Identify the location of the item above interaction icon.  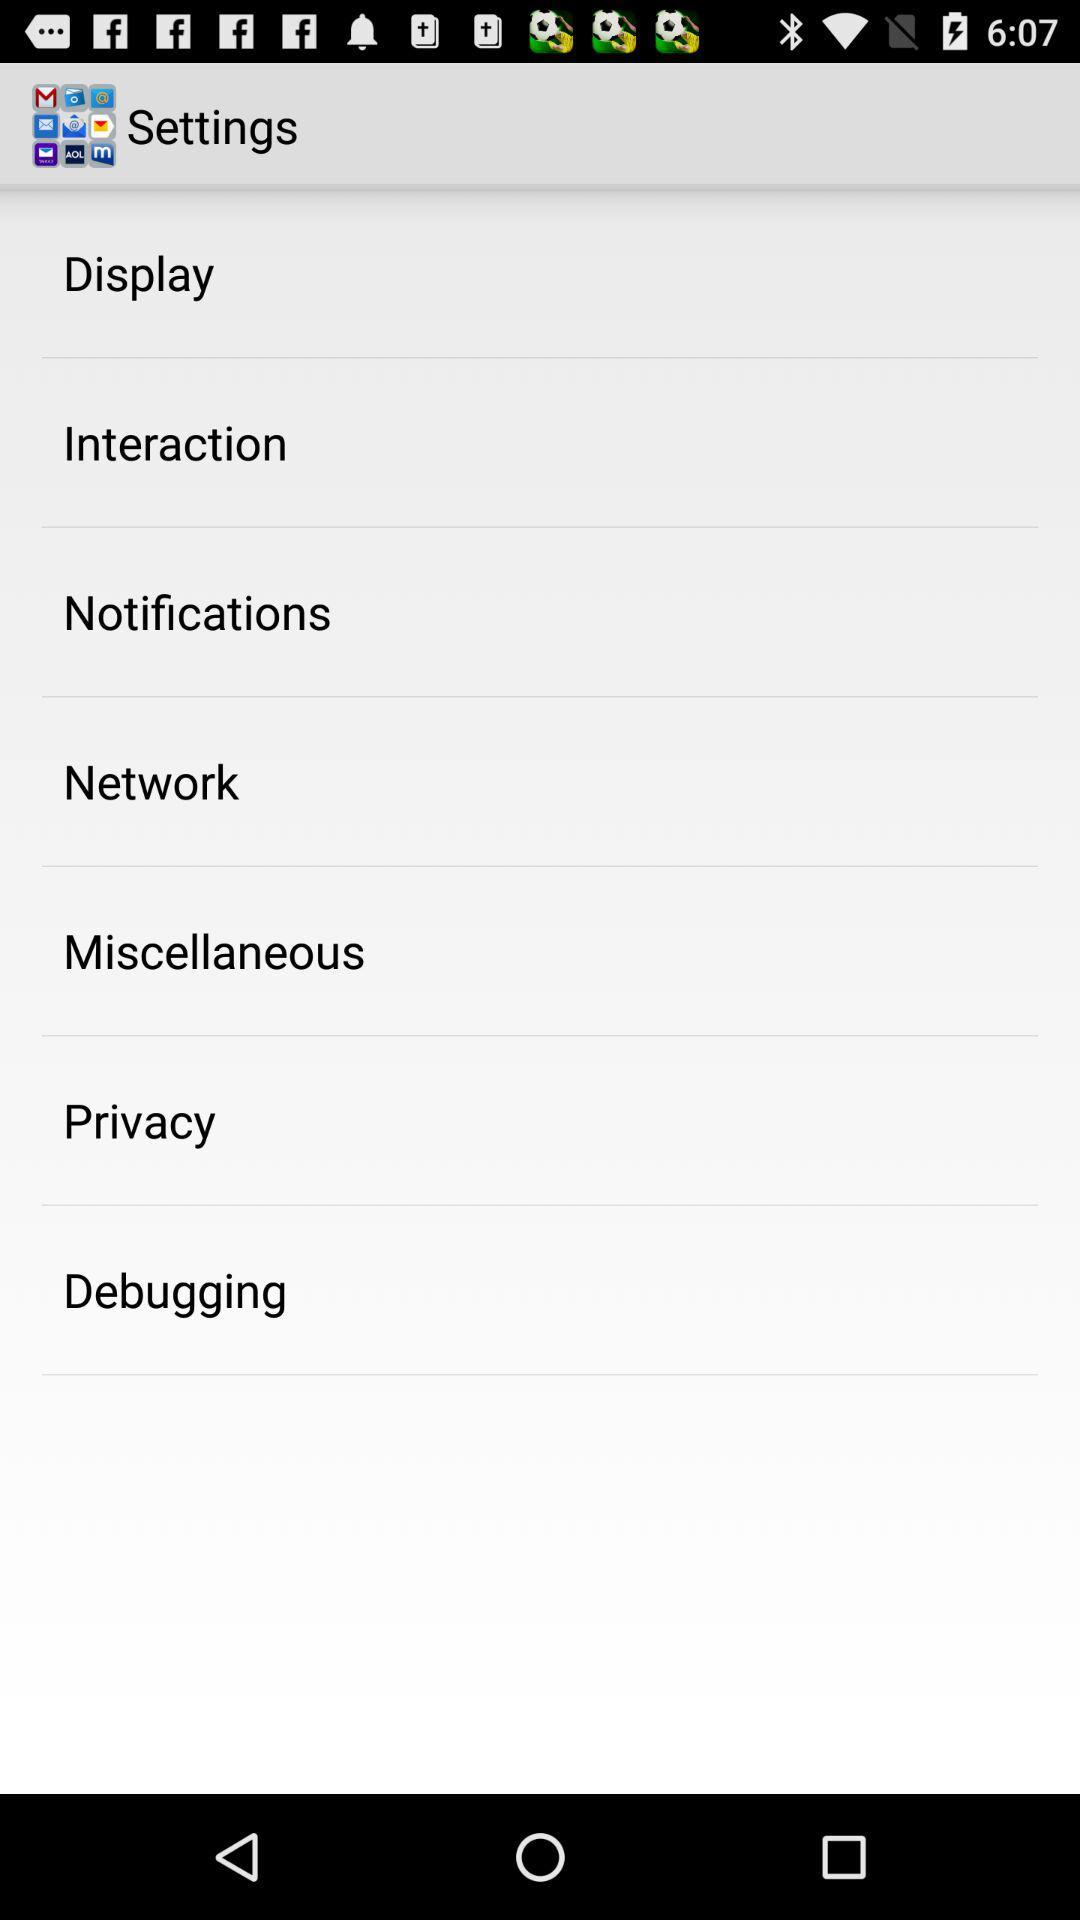
(137, 271).